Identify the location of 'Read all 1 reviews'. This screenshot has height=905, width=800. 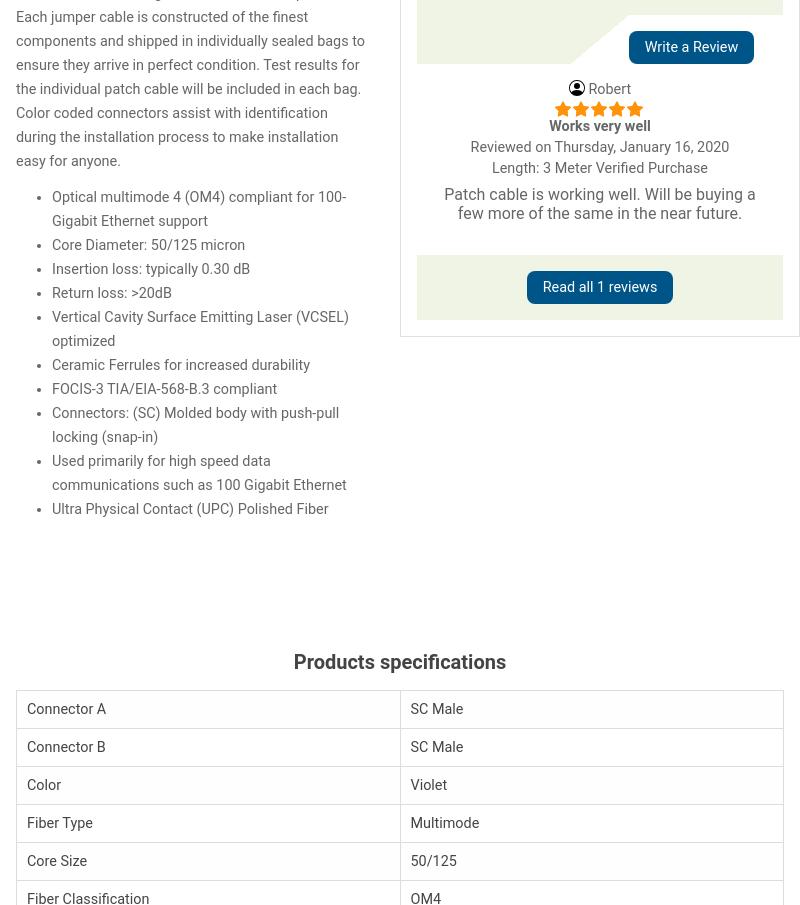
(598, 286).